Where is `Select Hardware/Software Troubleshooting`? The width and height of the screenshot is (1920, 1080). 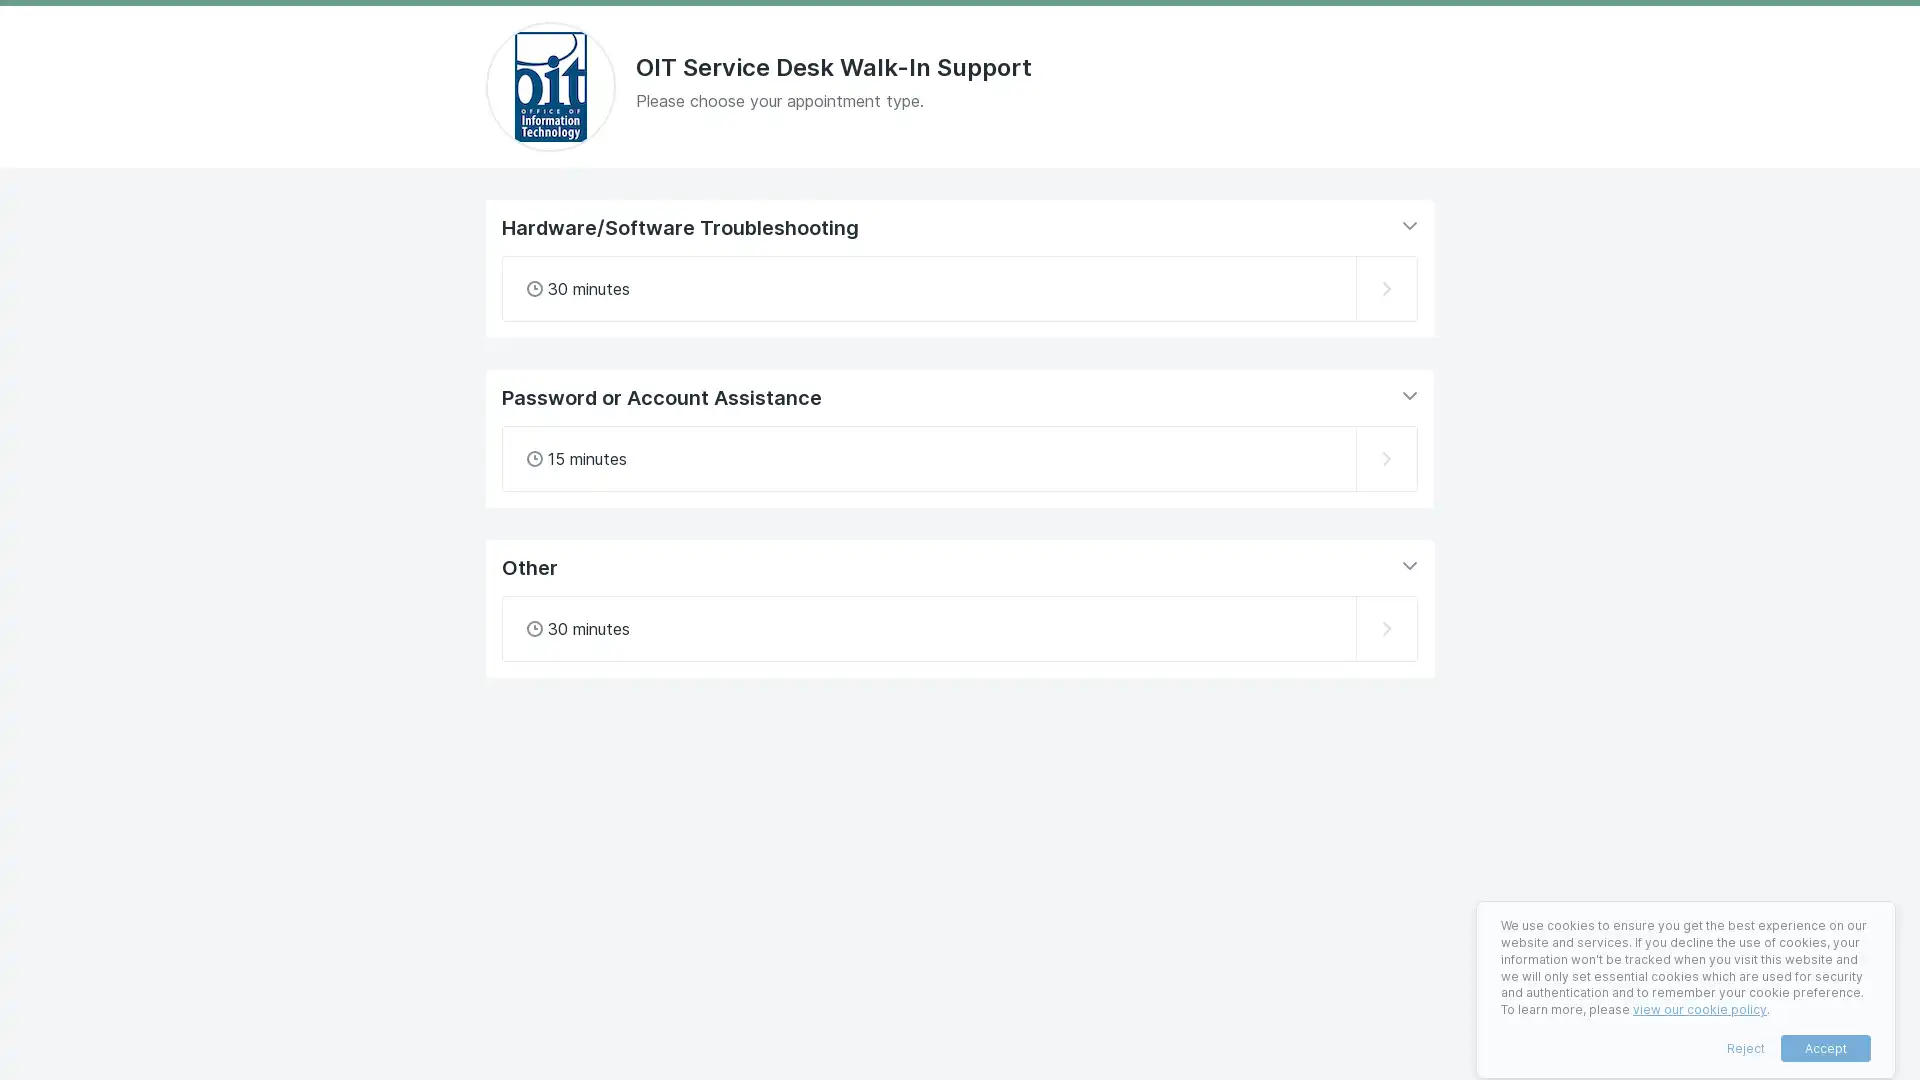
Select Hardware/Software Troubleshooting is located at coordinates (960, 289).